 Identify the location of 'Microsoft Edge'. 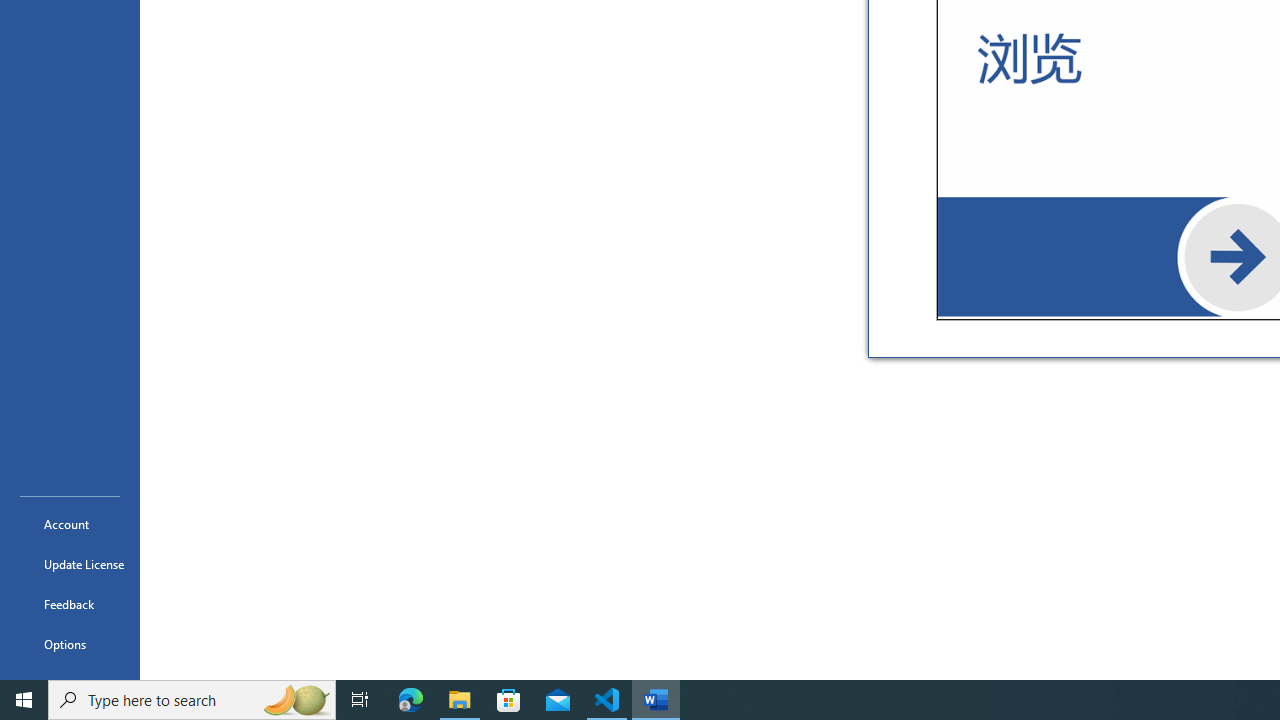
(410, 698).